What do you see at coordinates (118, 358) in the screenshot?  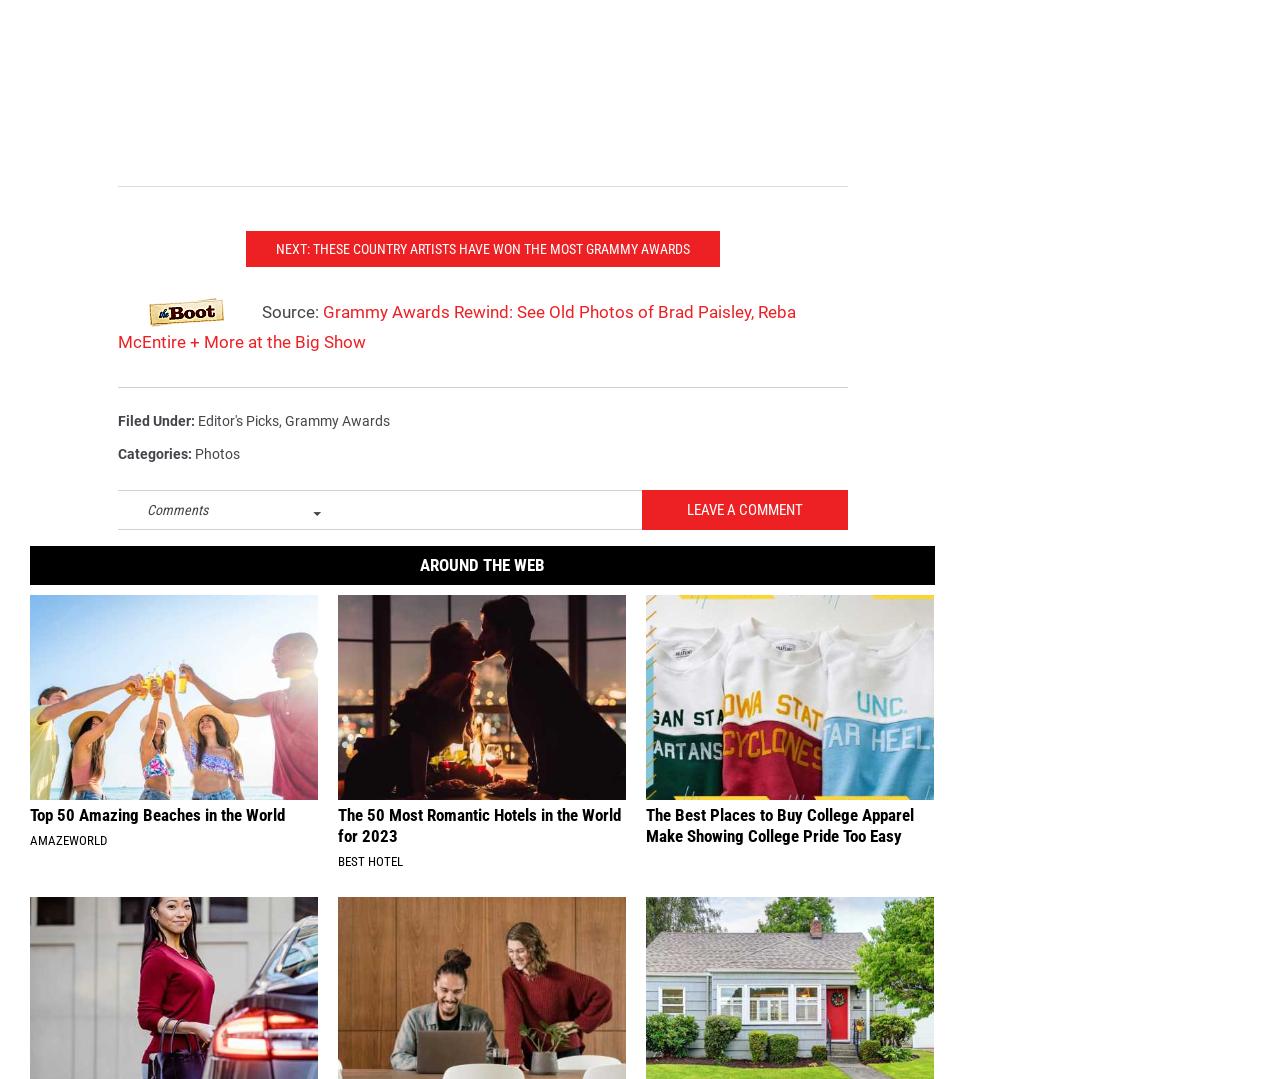 I see `'Grammy Awards Rewind: See Old Photos of Brad Paisley, Reba McEntire + More at the Big Show'` at bounding box center [118, 358].